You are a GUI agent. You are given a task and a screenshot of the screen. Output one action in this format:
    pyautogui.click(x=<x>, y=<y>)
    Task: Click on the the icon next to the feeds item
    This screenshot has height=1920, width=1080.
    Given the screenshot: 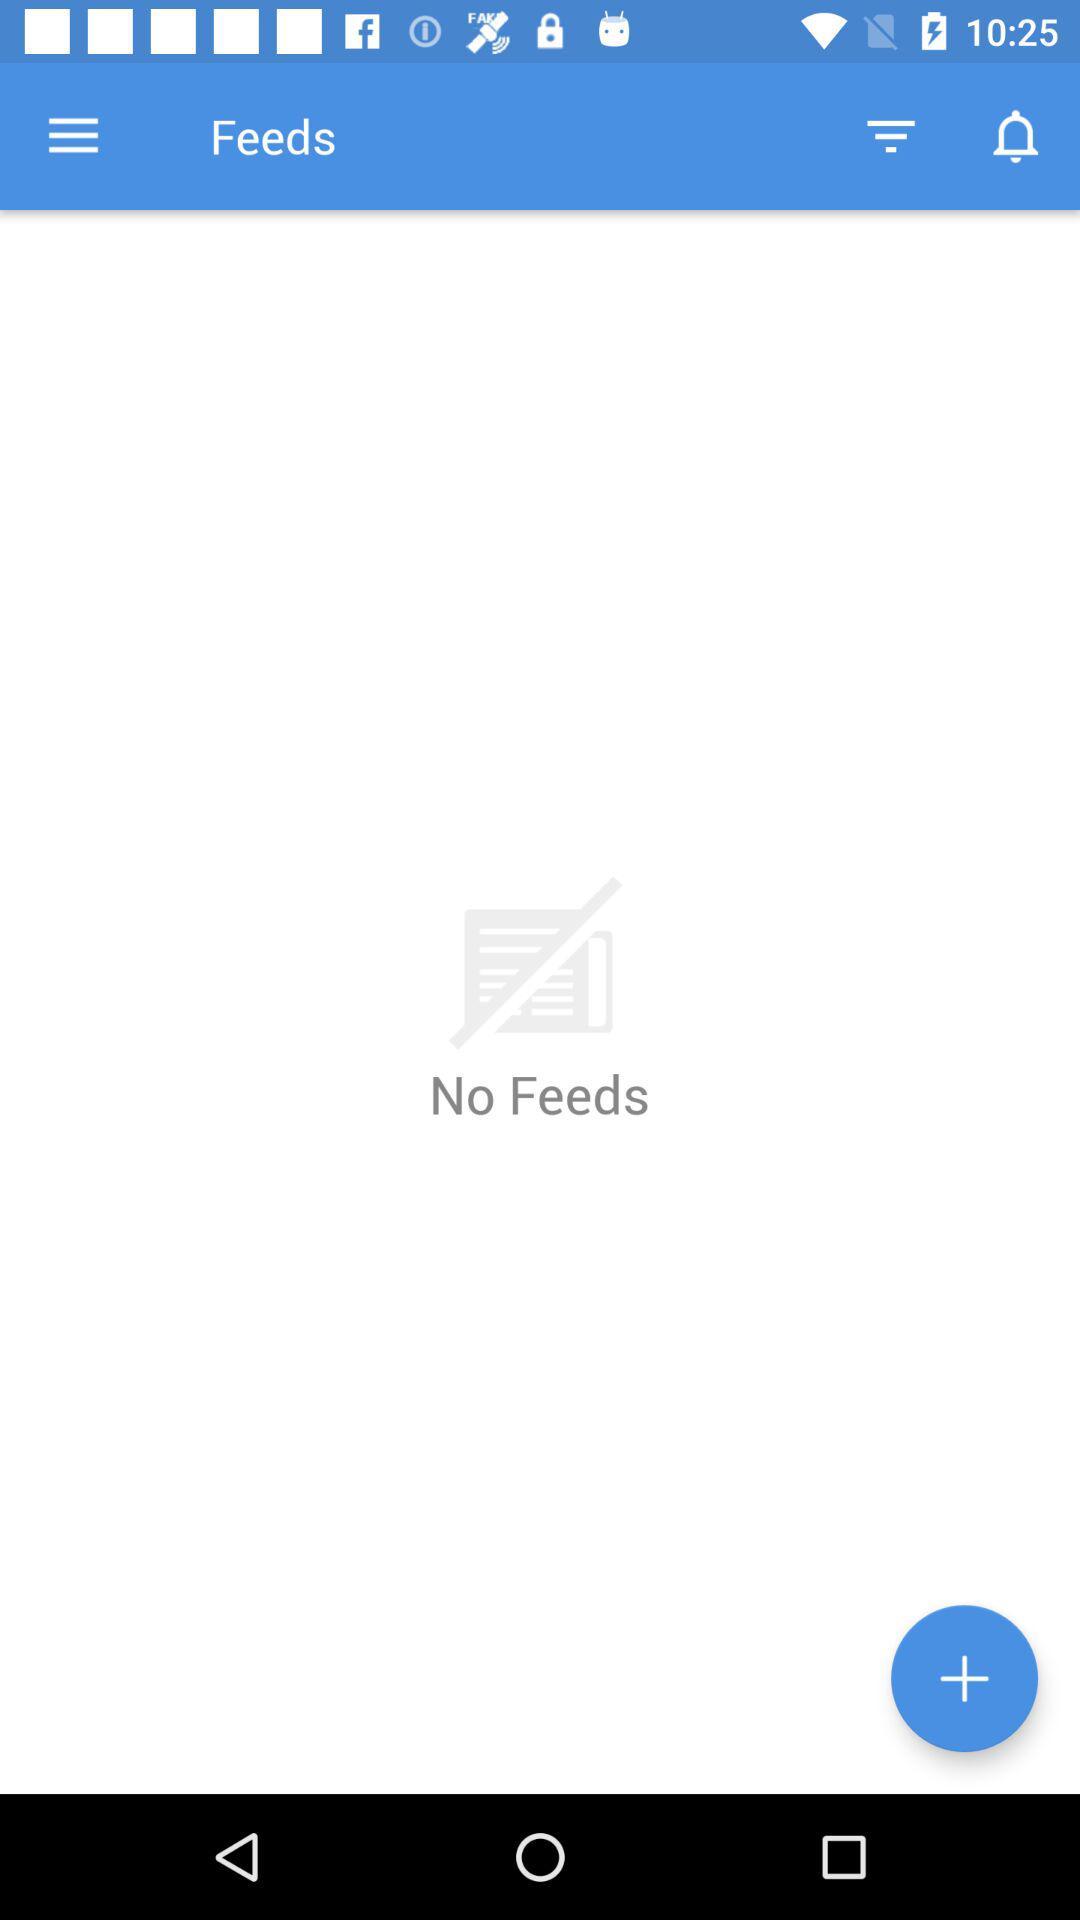 What is the action you would take?
    pyautogui.click(x=890, y=135)
    